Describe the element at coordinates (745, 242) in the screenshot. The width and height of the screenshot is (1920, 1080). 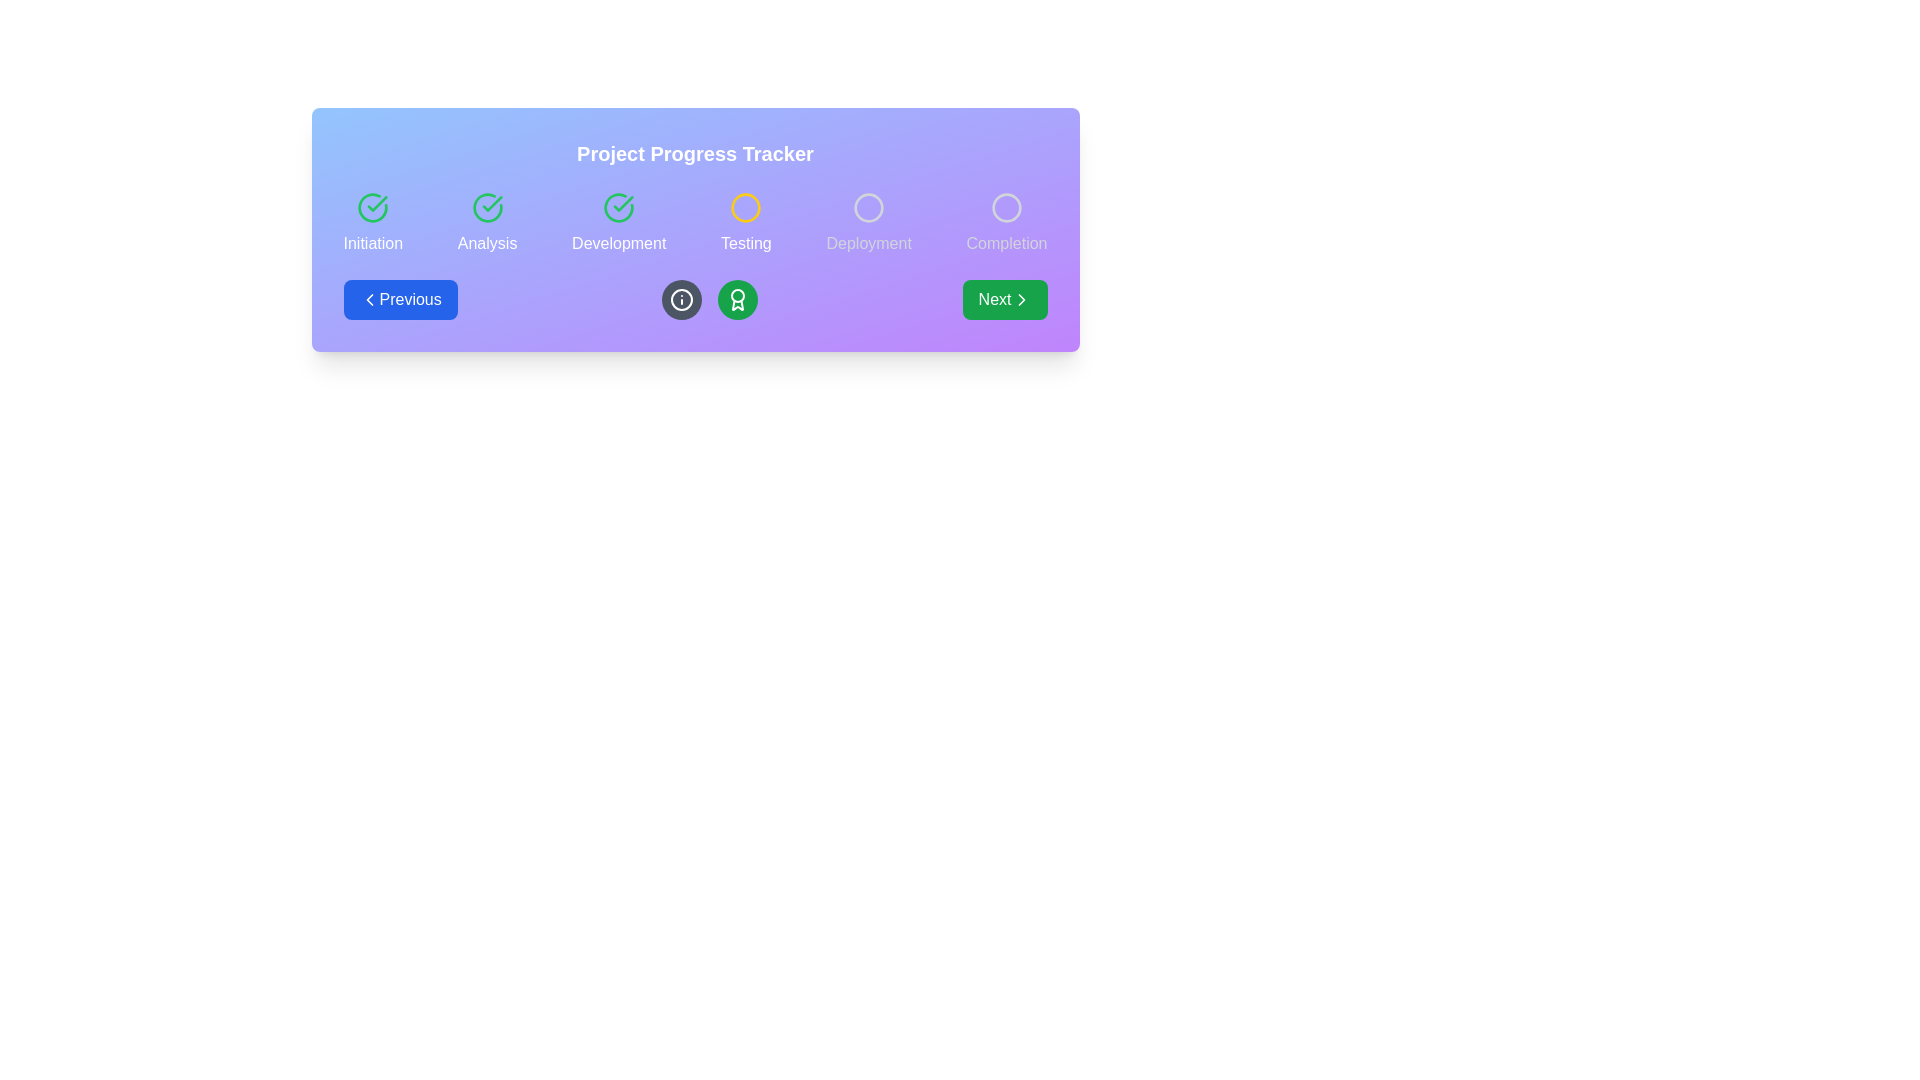
I see `the text label displaying 'Testing', which is centrally aligned below a yellow circular icon and positioned between 'Development' and 'Deployment' steps in the progress tracker` at that location.